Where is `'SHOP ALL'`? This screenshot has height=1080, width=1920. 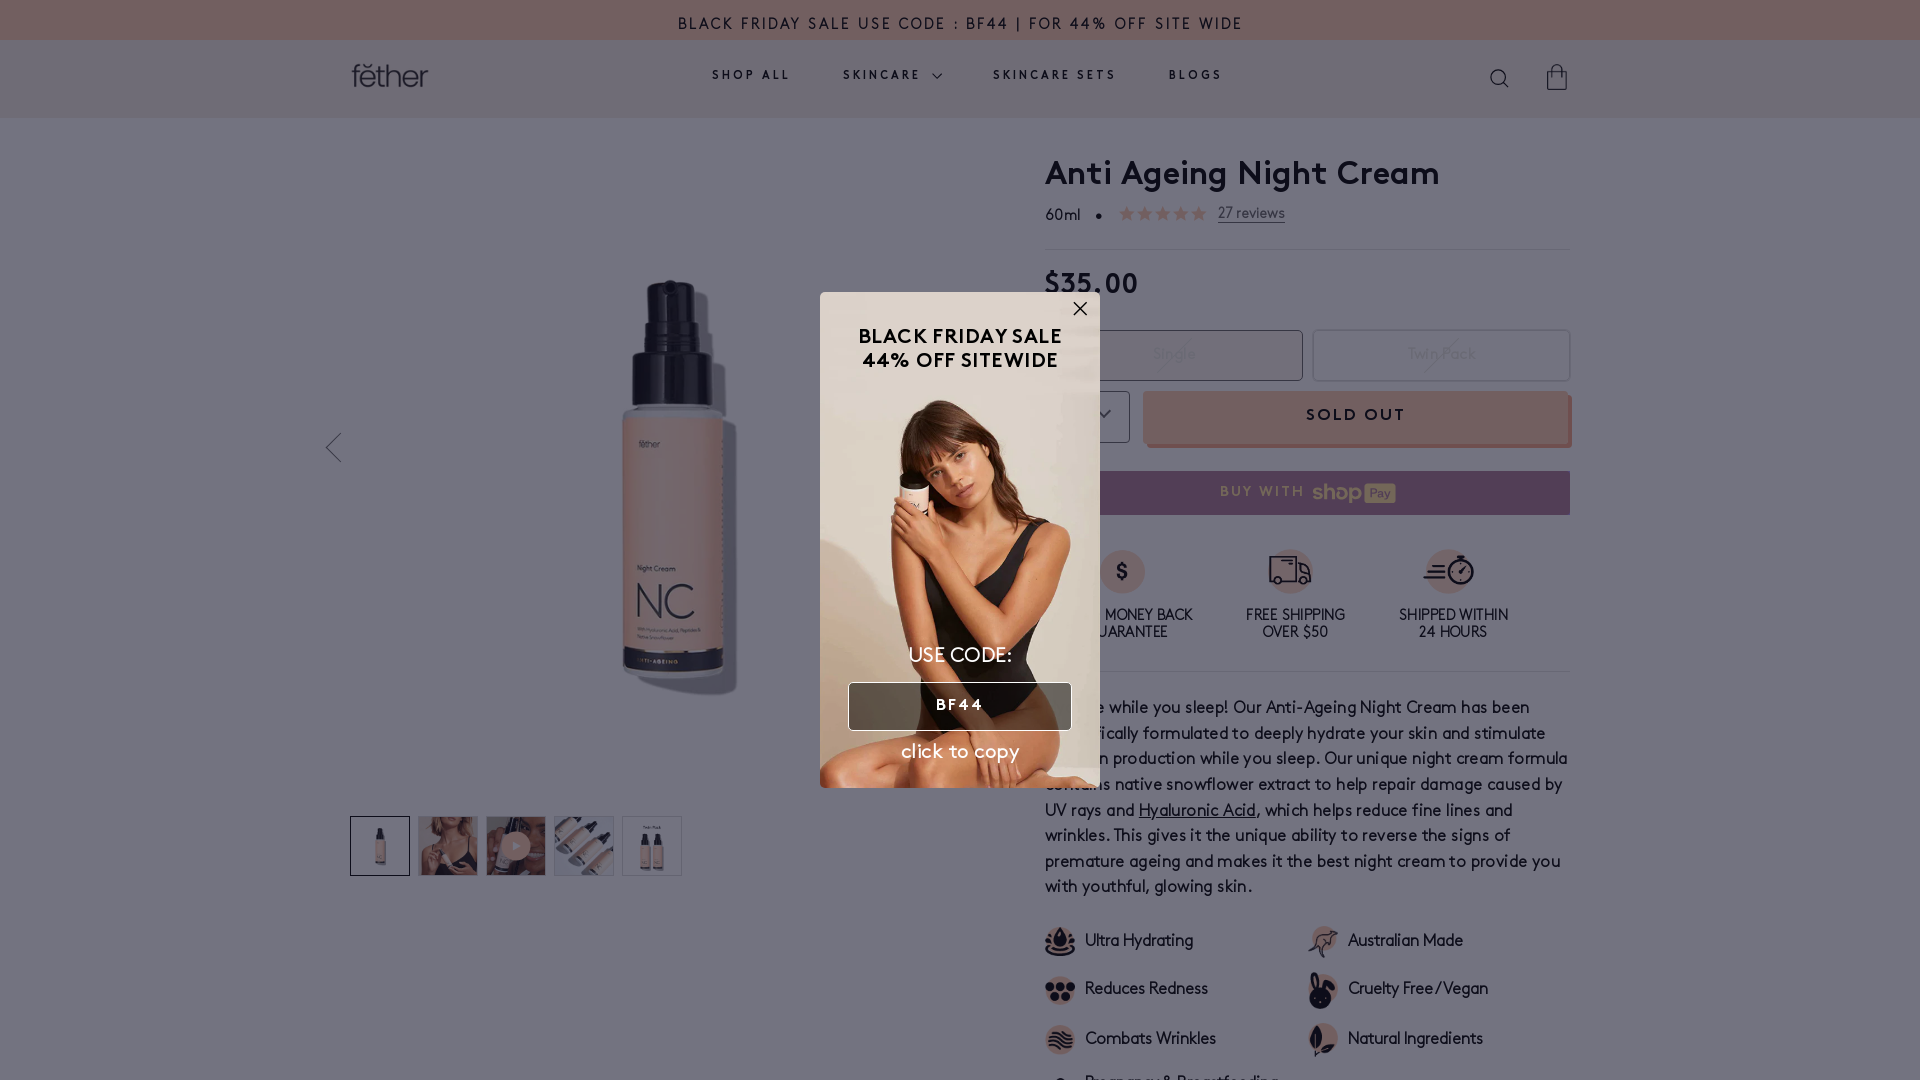 'SHOP ALL' is located at coordinates (750, 76).